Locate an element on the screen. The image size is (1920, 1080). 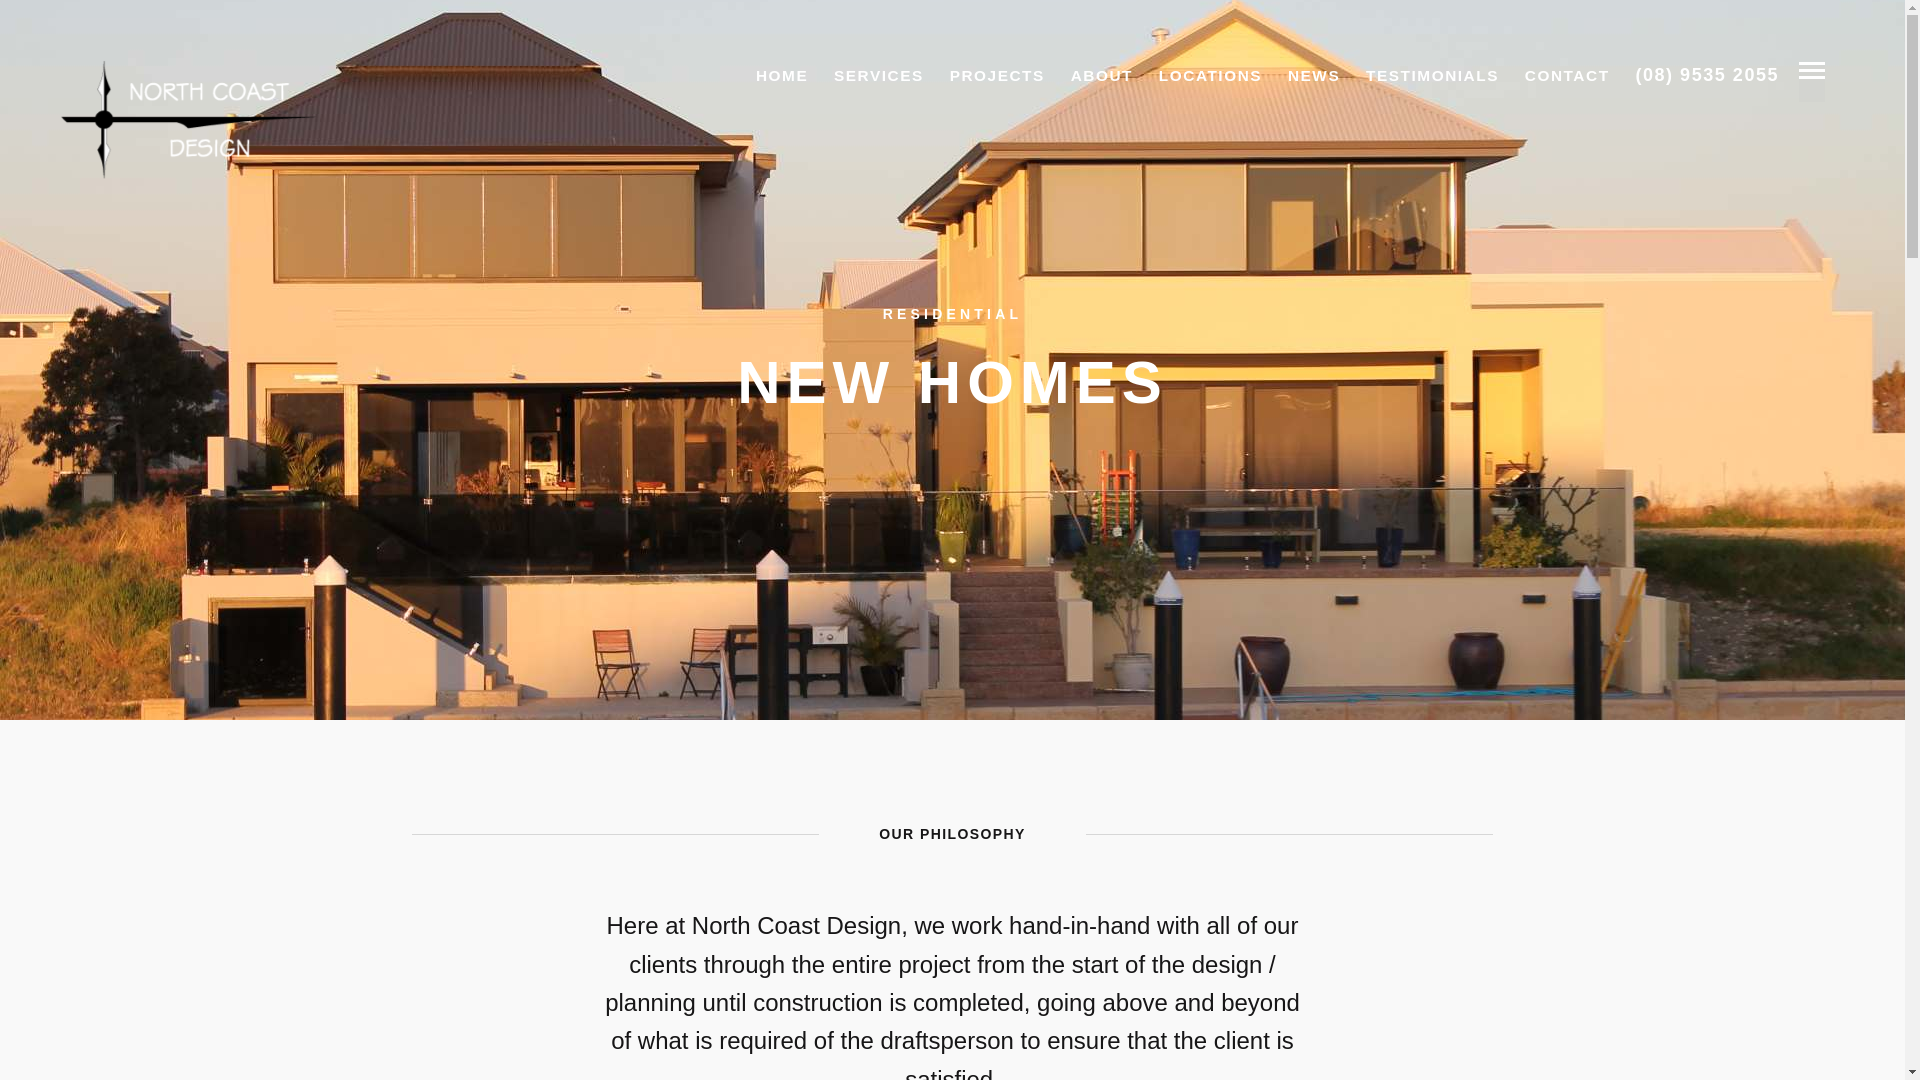
'North Coast Design' is located at coordinates (188, 119).